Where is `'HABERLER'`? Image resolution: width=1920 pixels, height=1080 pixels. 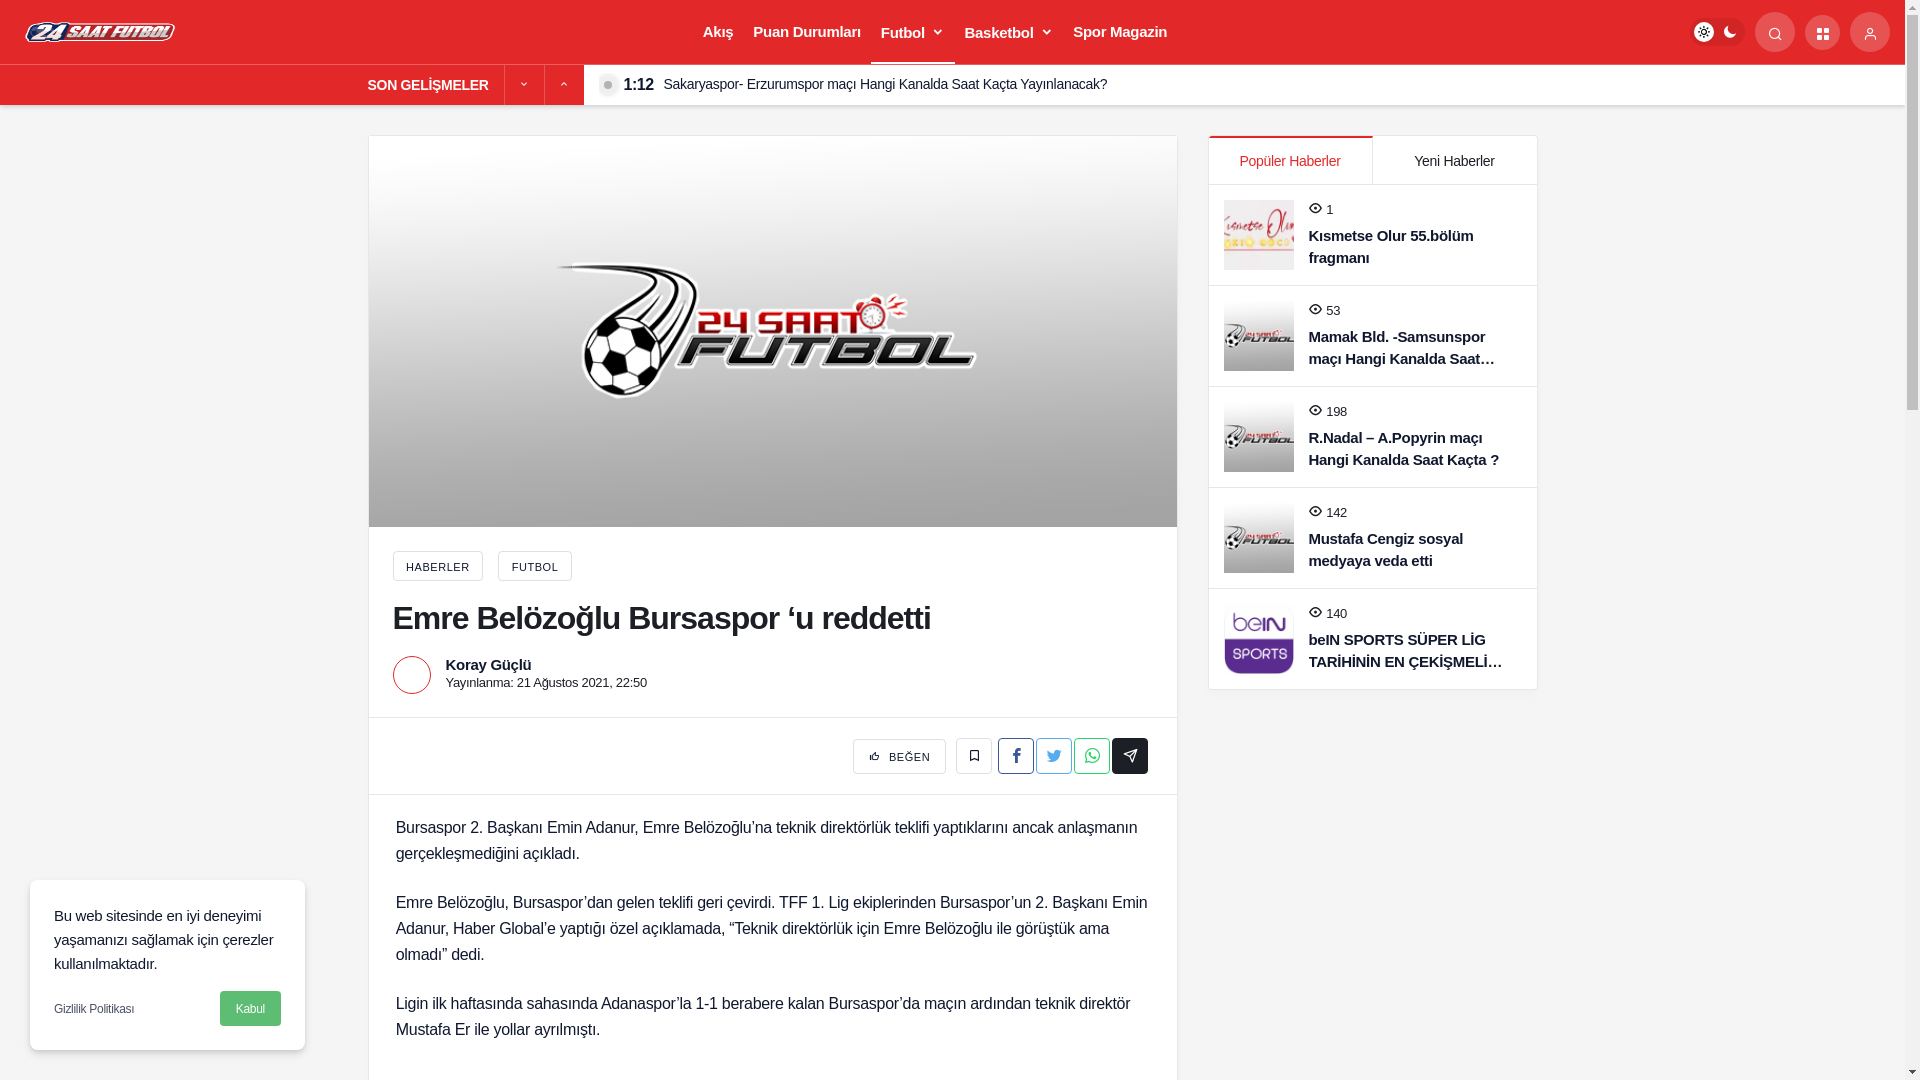
'HABERLER' is located at coordinates (436, 566).